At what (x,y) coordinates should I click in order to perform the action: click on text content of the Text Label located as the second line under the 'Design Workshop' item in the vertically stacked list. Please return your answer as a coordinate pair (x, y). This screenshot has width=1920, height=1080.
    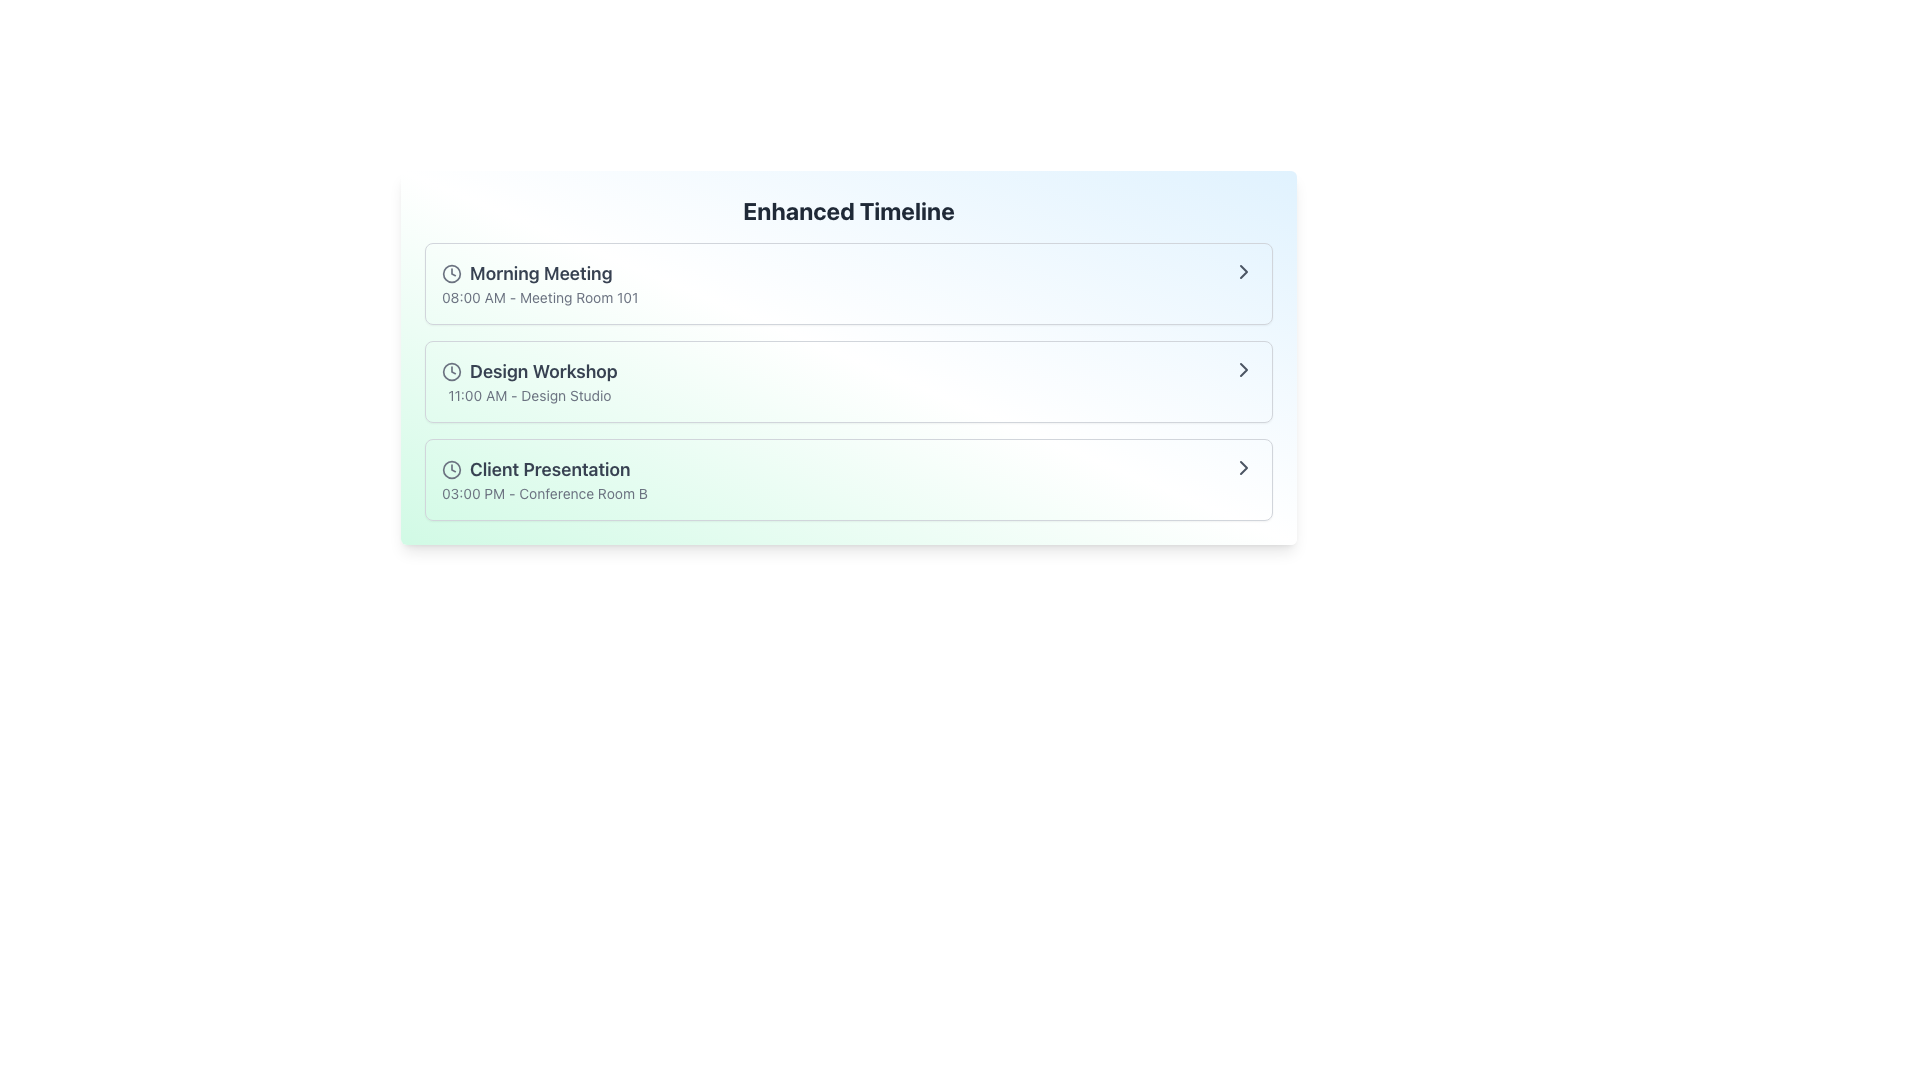
    Looking at the image, I should click on (529, 396).